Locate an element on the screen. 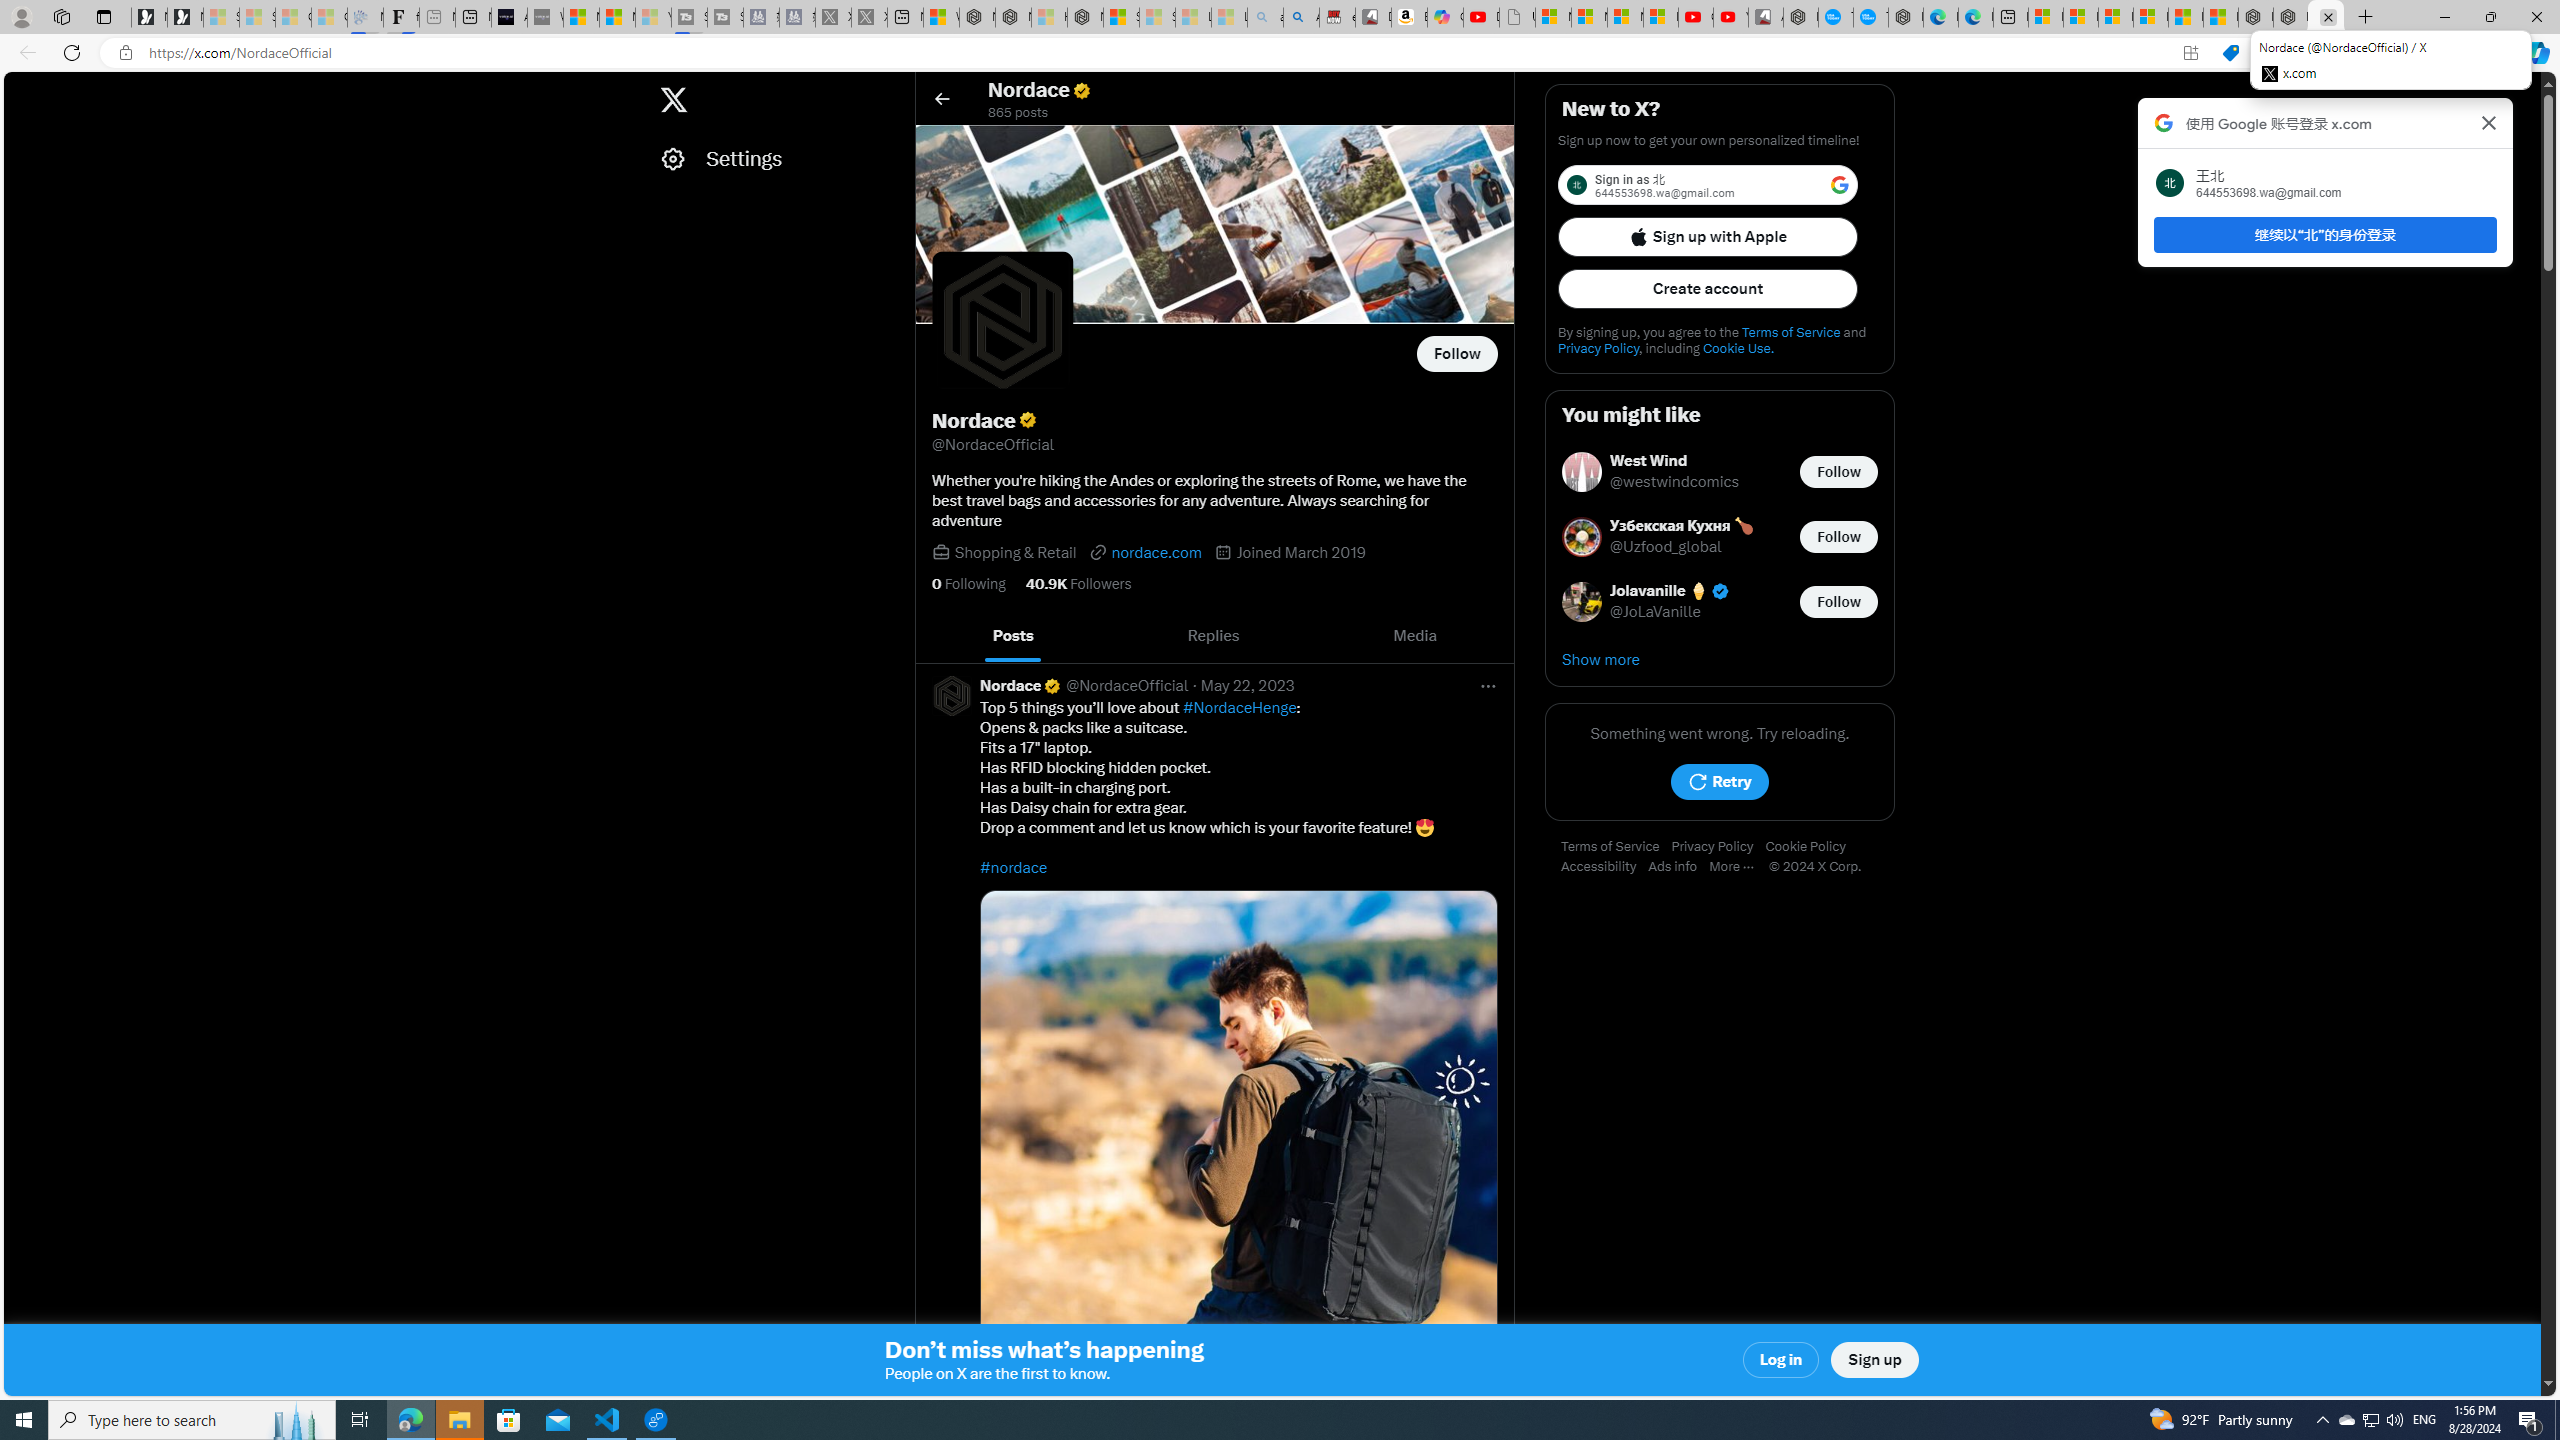  'Day 1: Arriving in Yemen (surreal to be here) - YouTube' is located at coordinates (1479, 16).